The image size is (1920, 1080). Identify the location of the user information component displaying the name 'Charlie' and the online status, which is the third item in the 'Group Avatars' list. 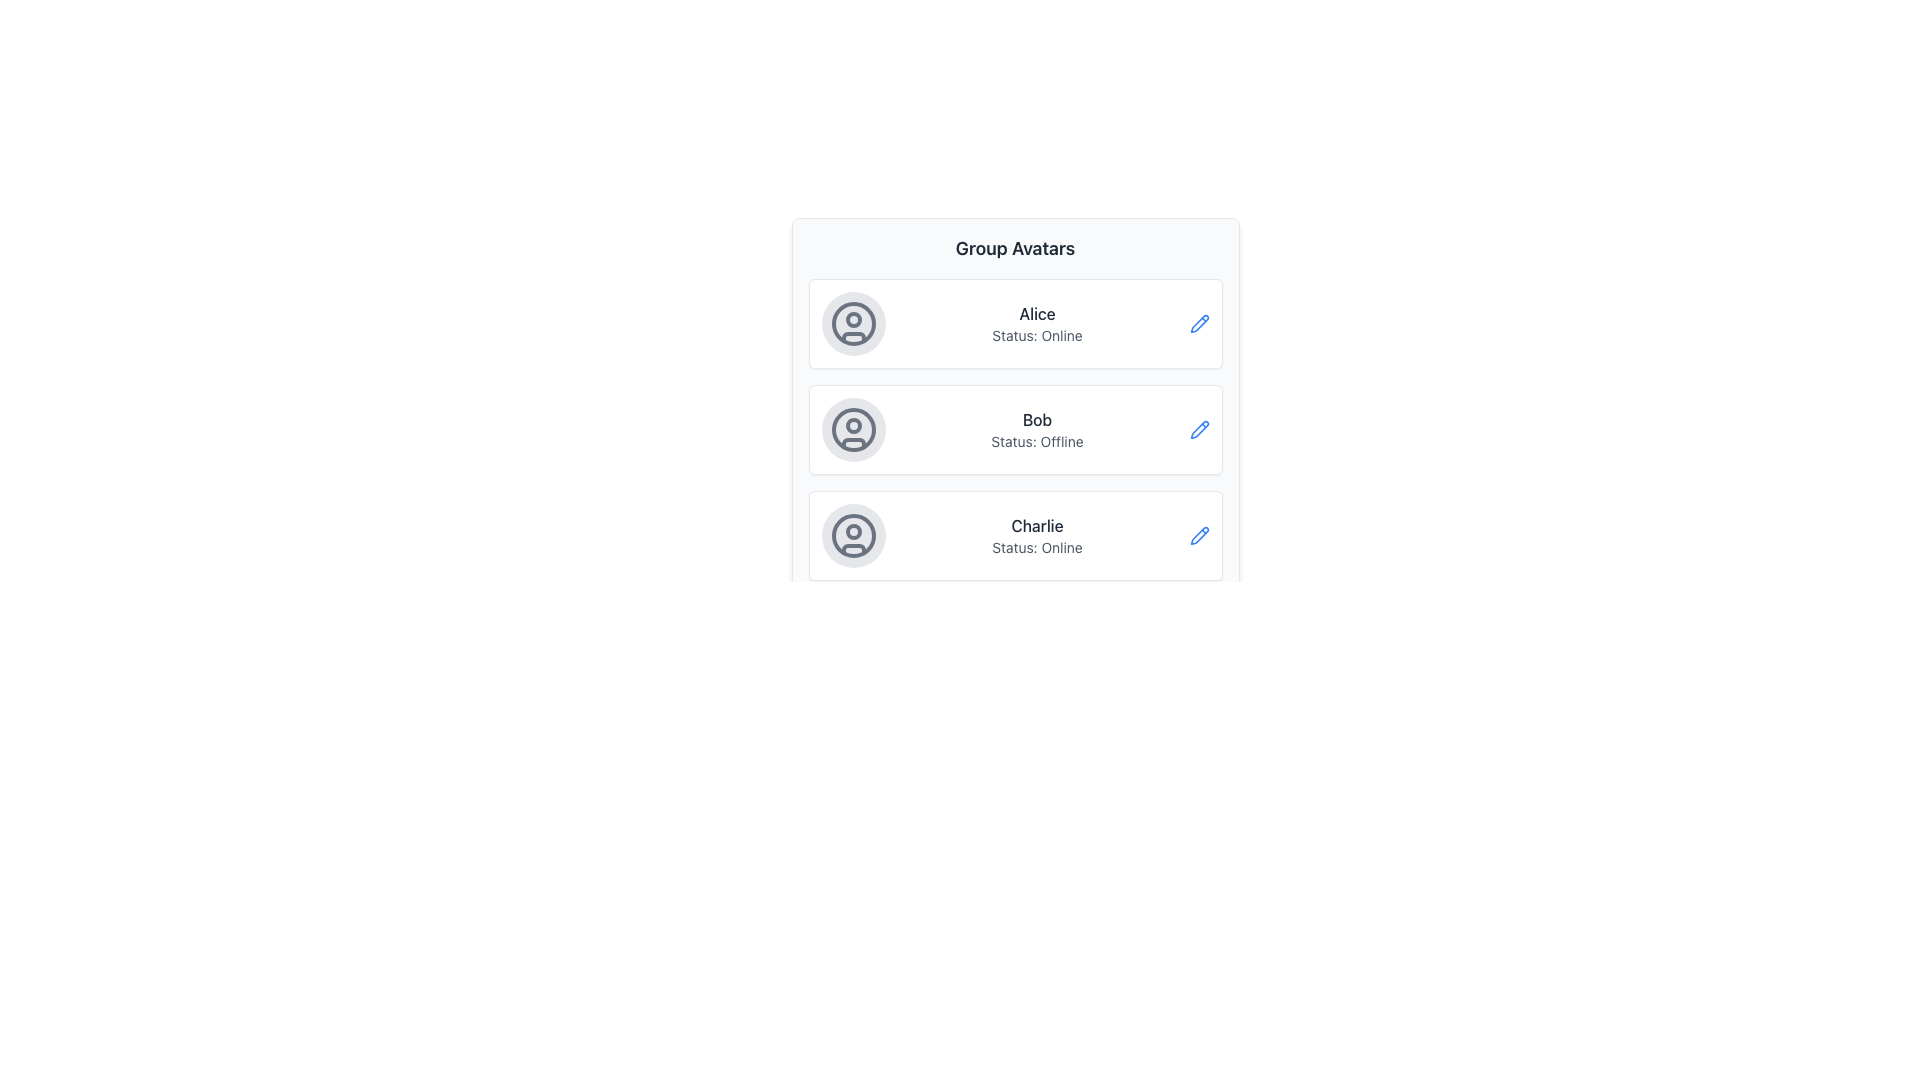
(1015, 535).